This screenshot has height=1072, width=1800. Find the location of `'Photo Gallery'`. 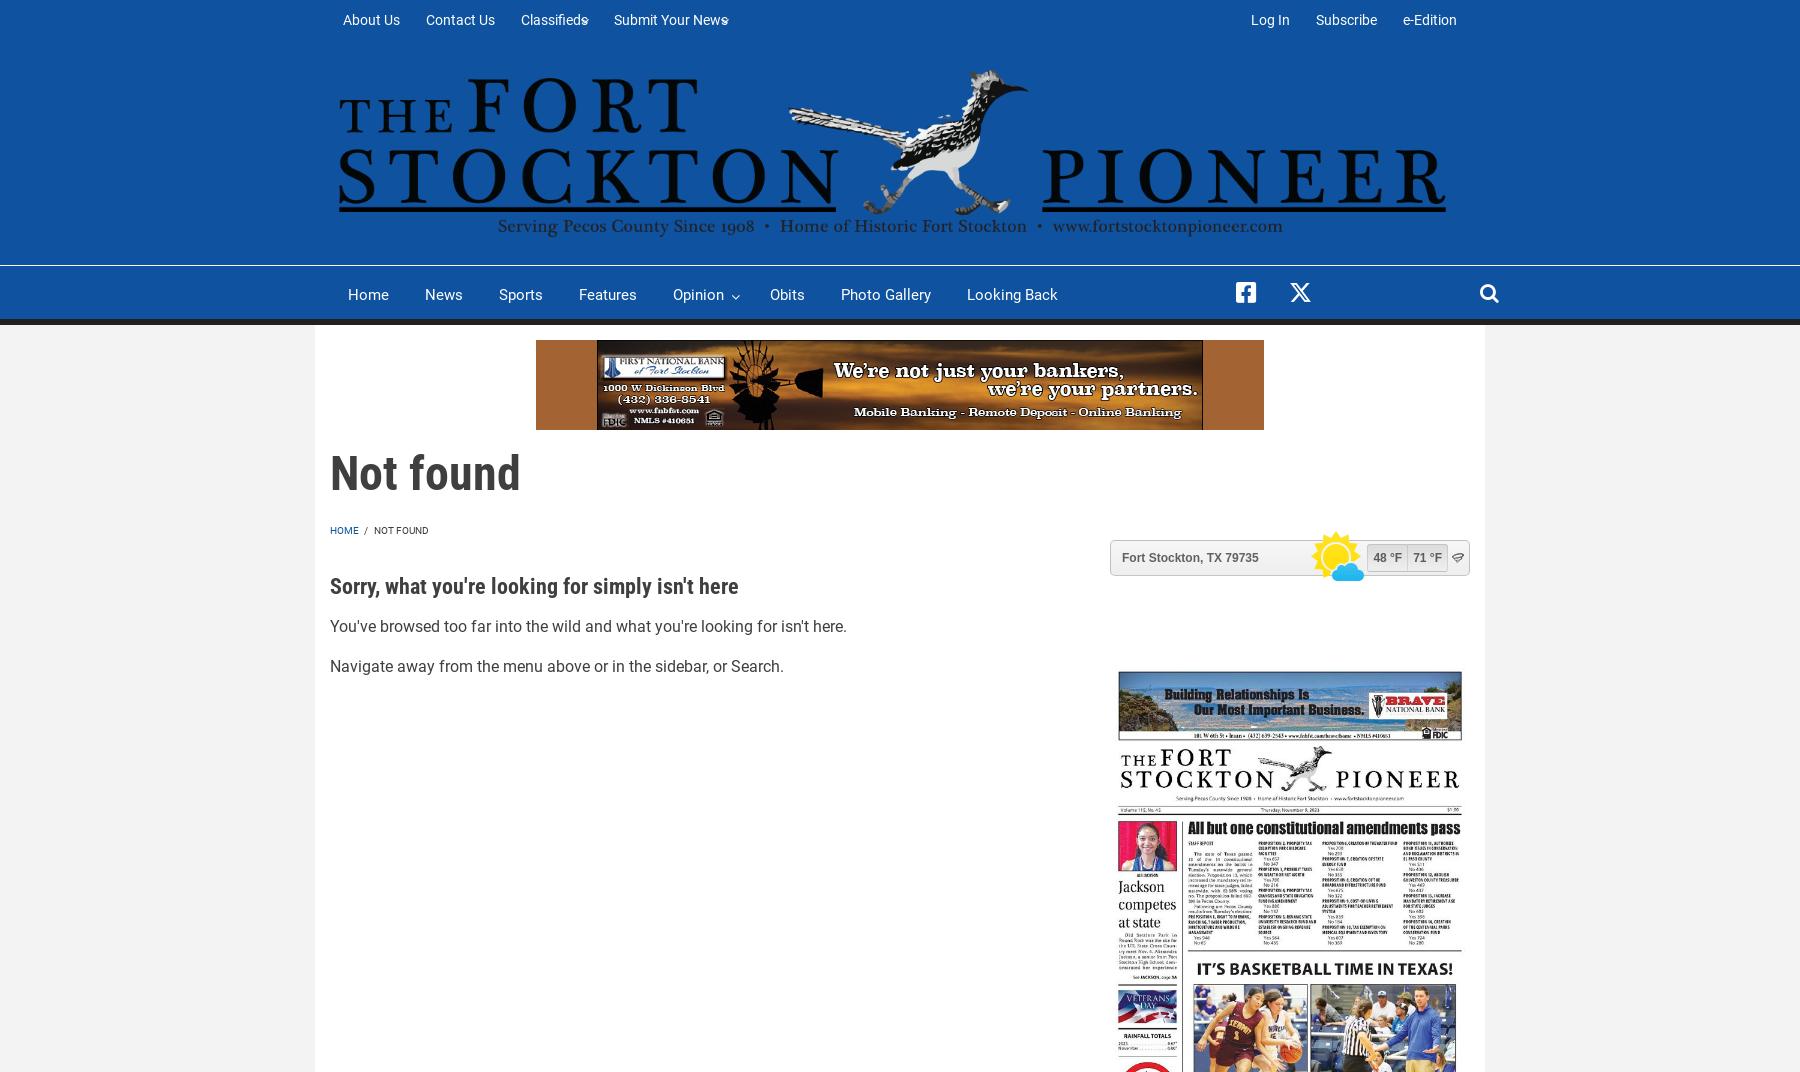

'Photo Gallery' is located at coordinates (885, 294).